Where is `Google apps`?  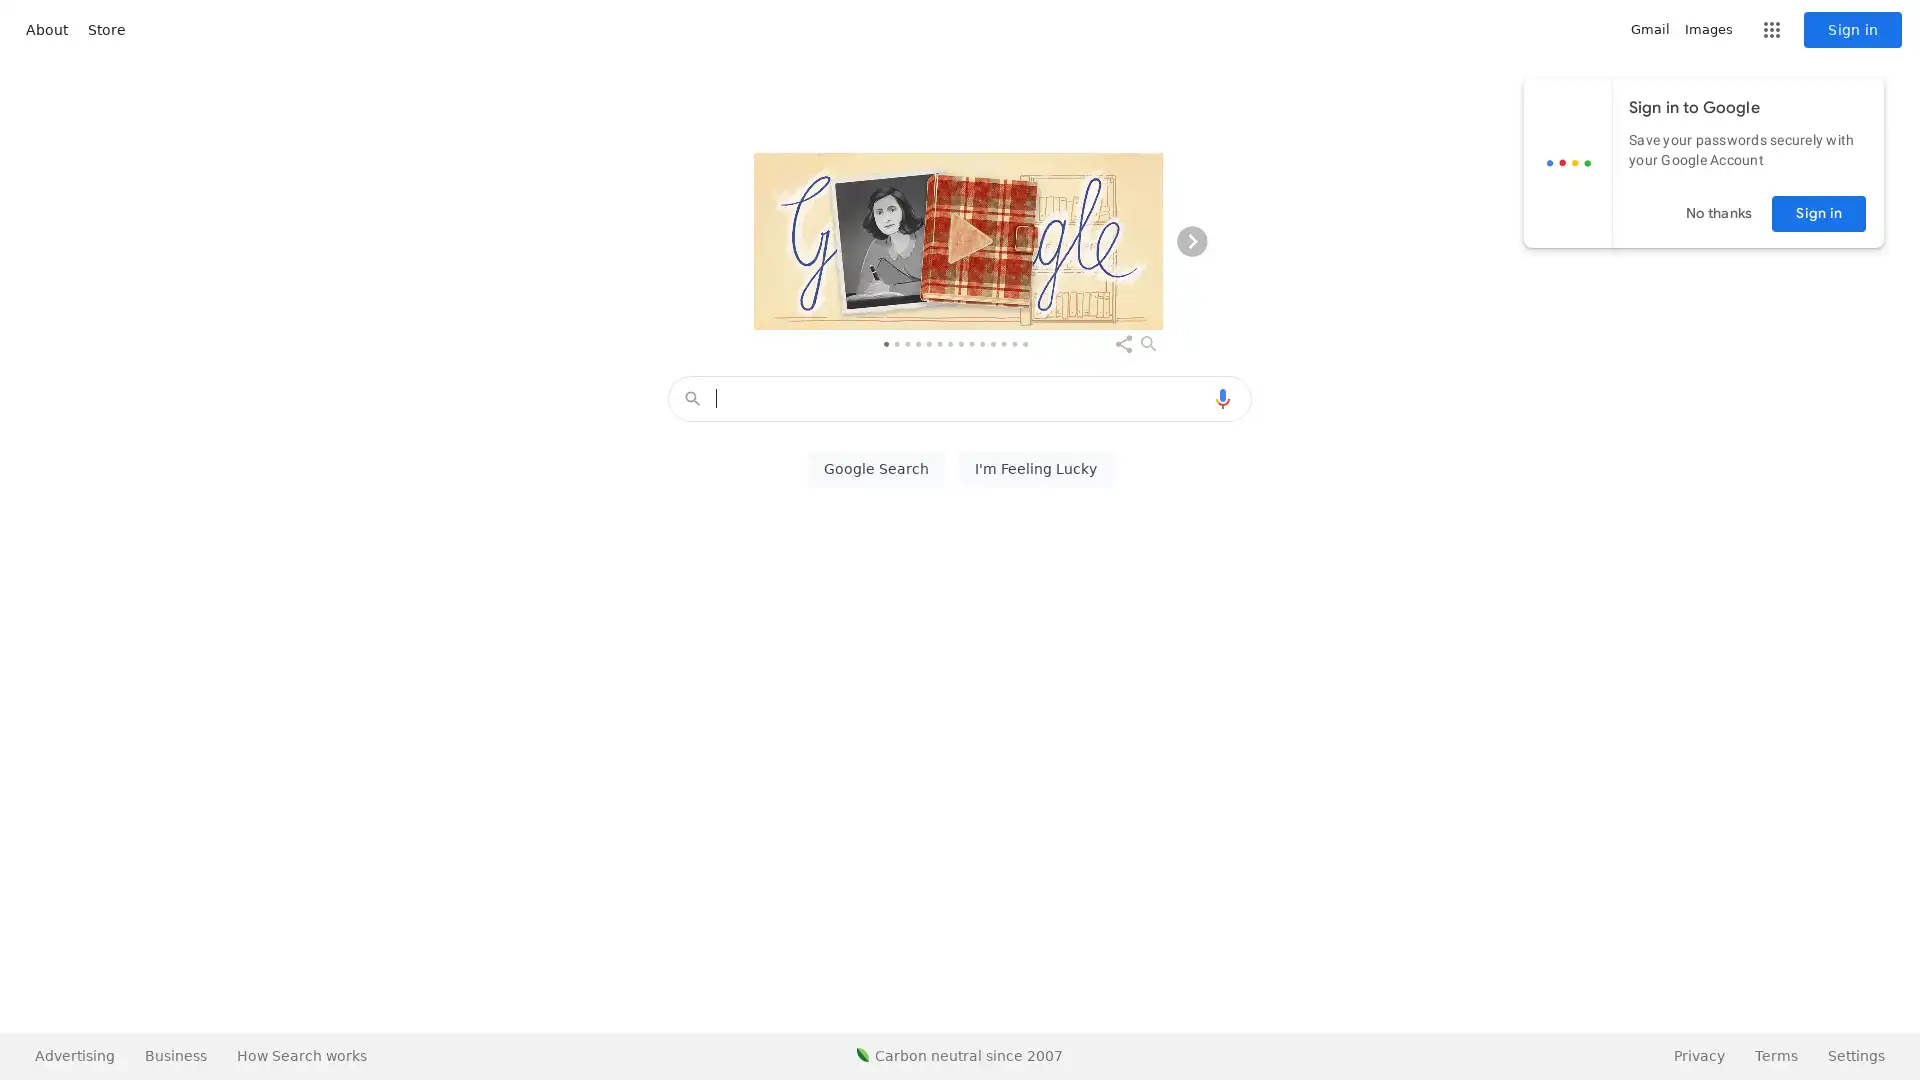
Google apps is located at coordinates (1771, 30).